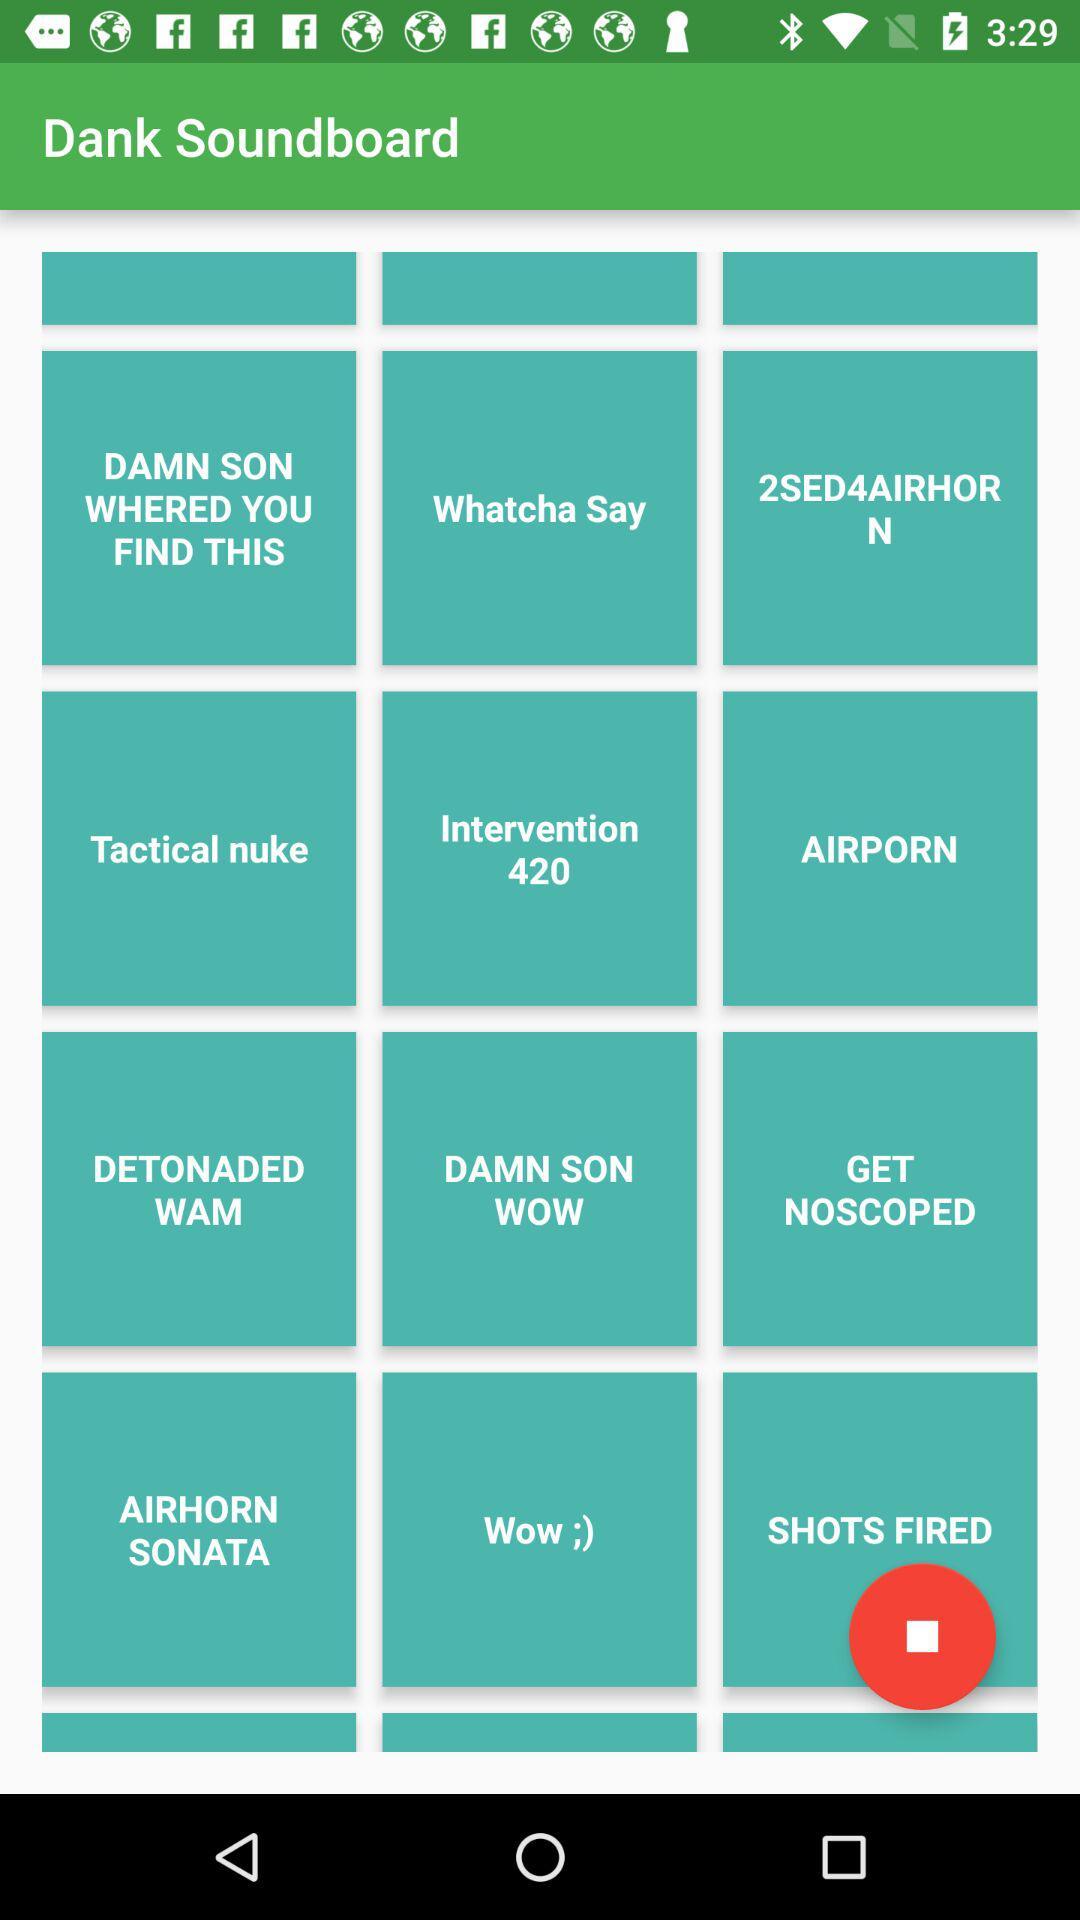 The height and width of the screenshot is (1920, 1080). I want to click on photo button, so click(922, 1636).